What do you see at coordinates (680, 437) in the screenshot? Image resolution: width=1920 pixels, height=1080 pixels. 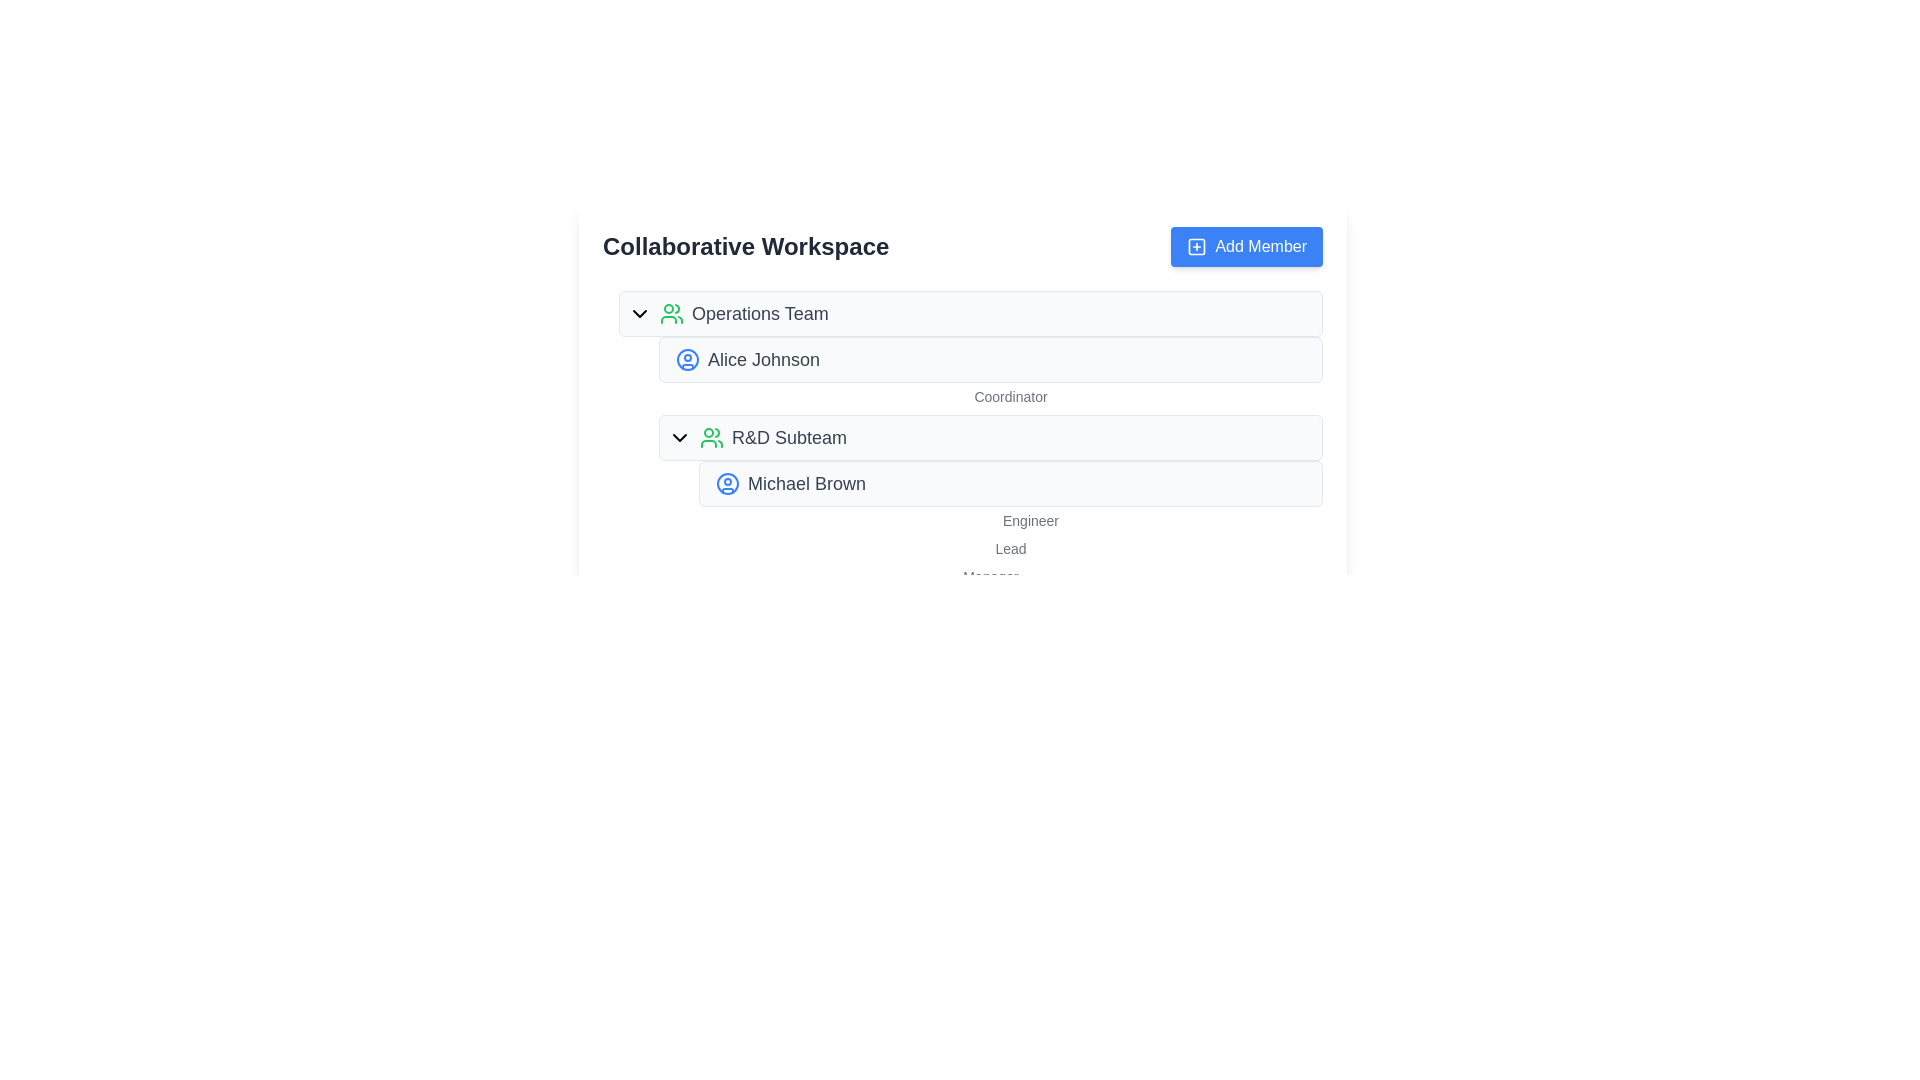 I see `the downward chevron icon located before the text 'R&D Subteam'` at bounding box center [680, 437].